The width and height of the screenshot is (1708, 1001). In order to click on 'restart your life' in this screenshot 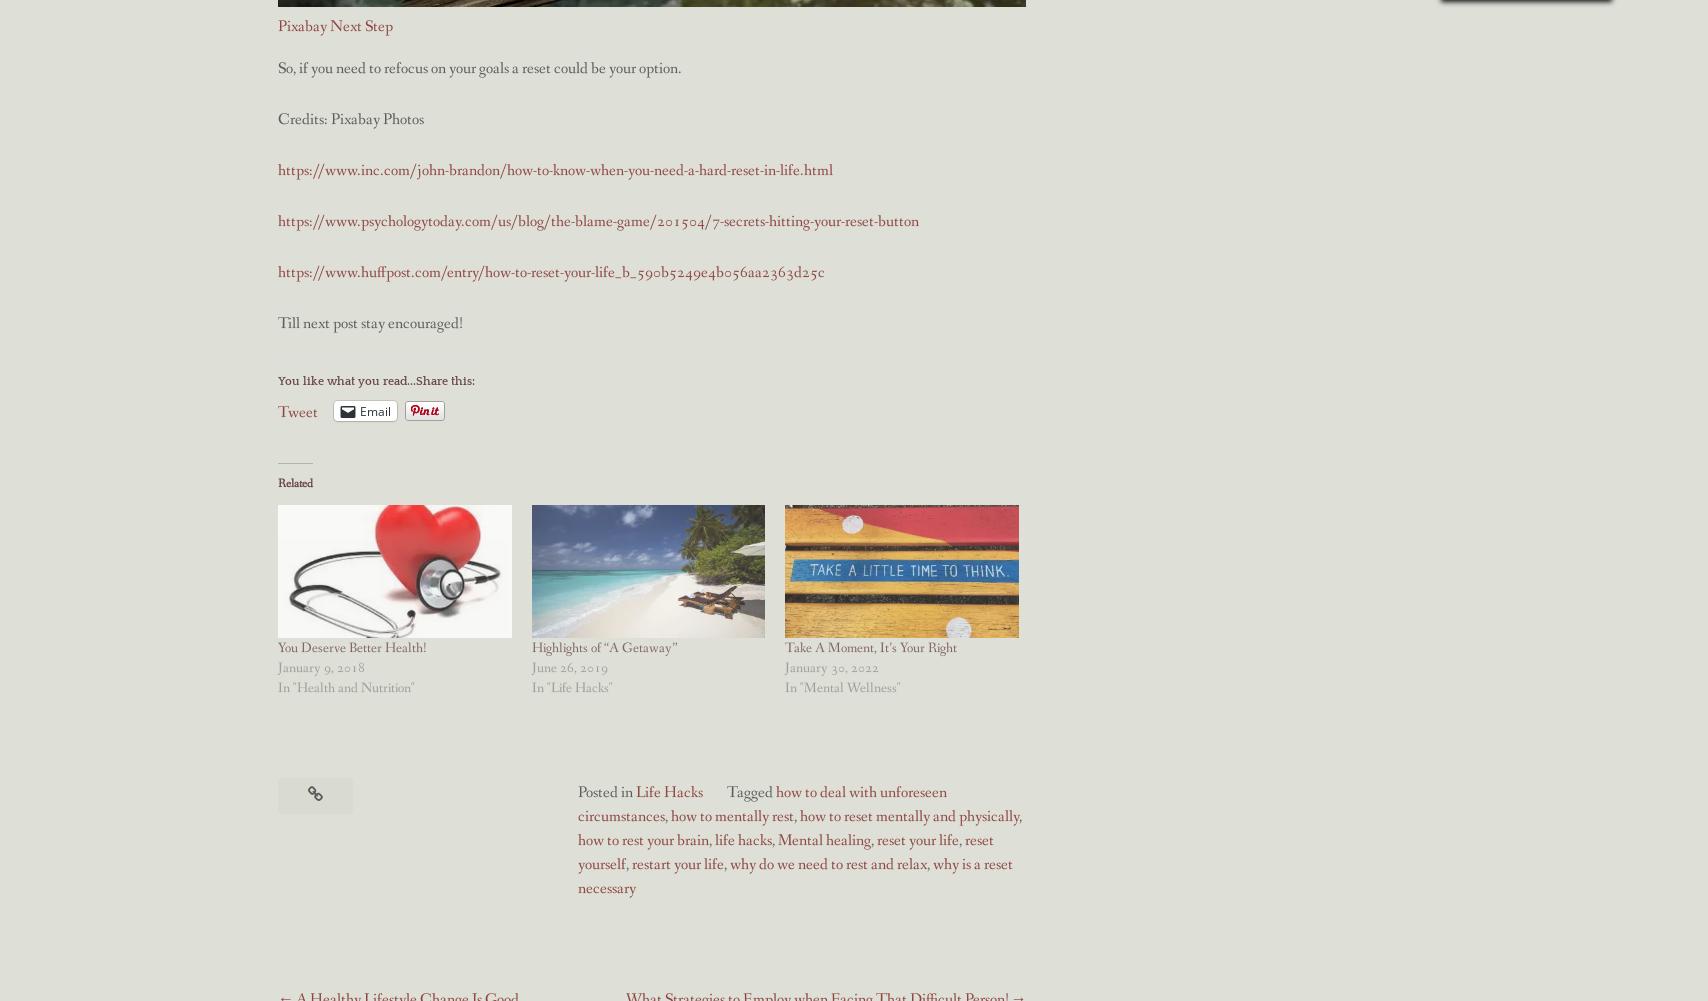, I will do `click(677, 864)`.